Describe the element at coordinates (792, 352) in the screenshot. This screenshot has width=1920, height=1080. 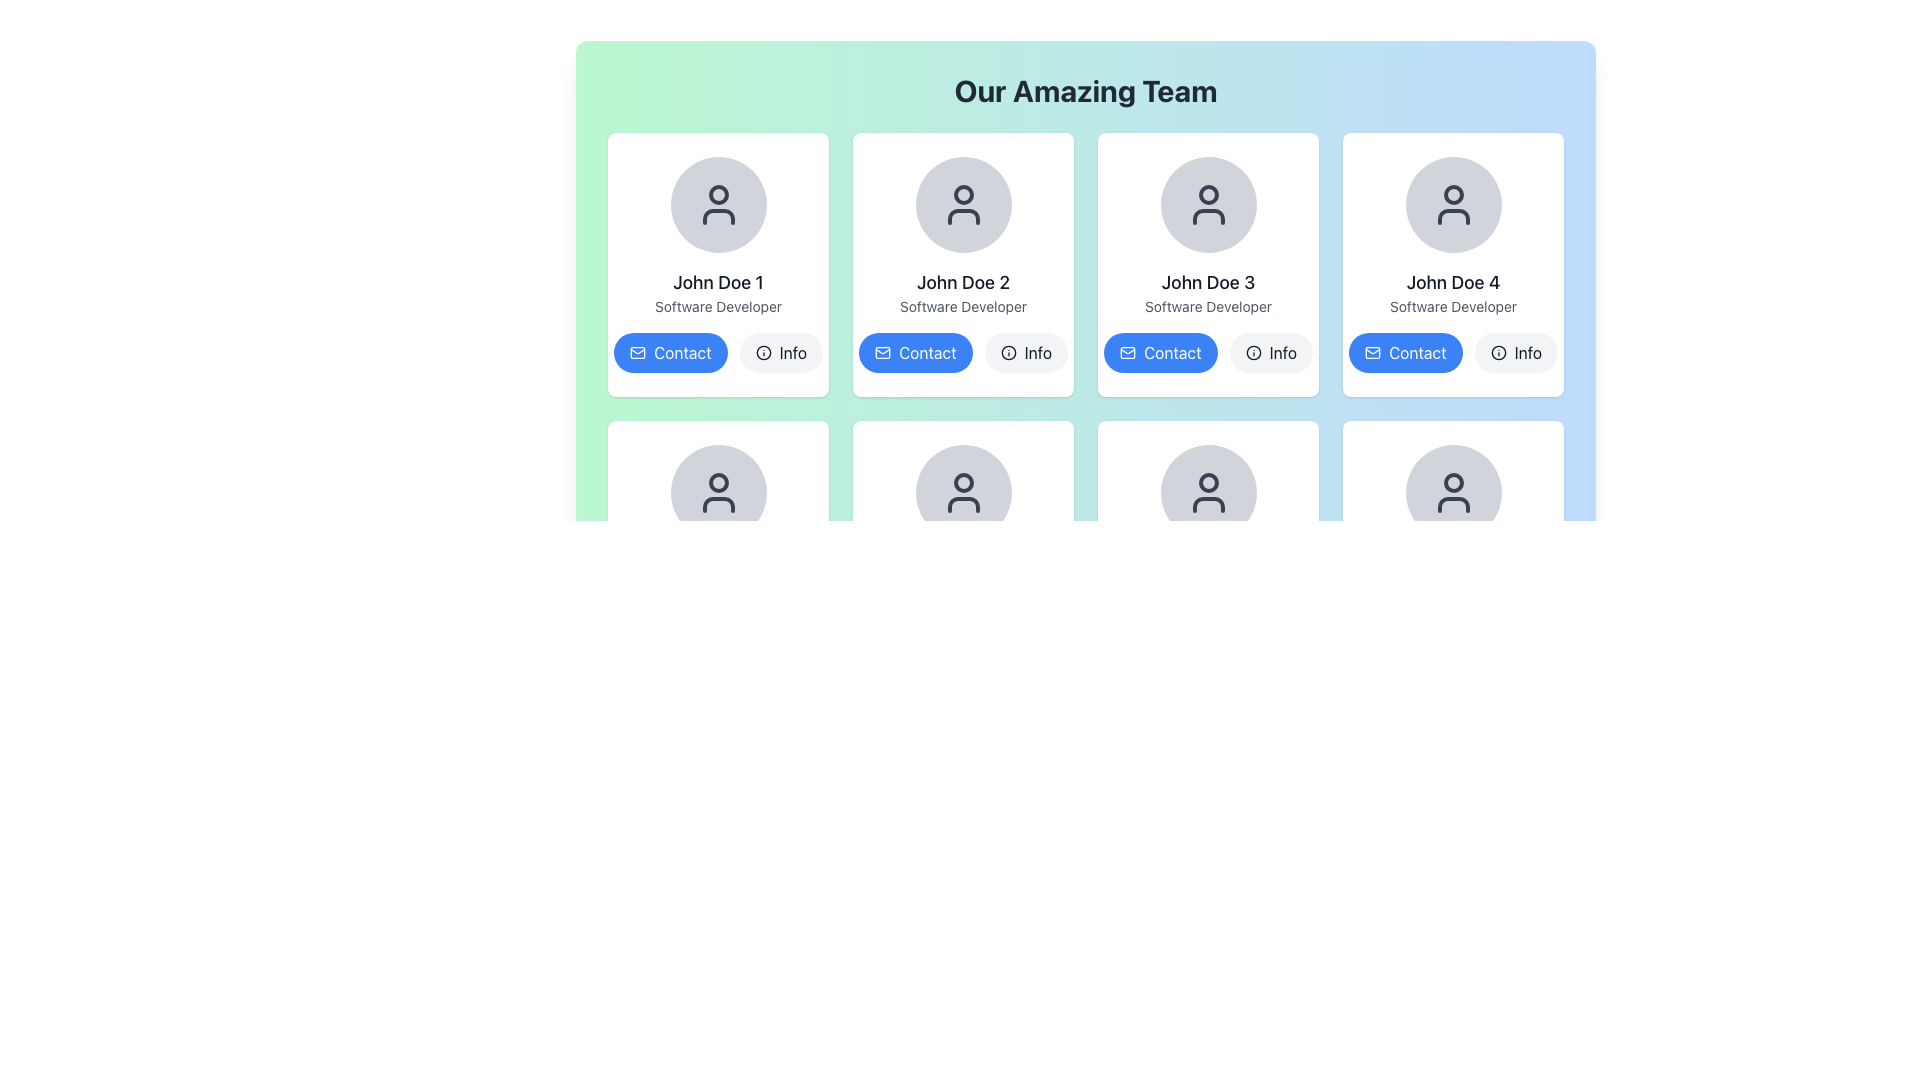
I see `the 'Info' text label located at the bottom-right corner of the user card displaying 'John Doe 1', which is aligned with a circular icon containing an 'i' symbol` at that location.